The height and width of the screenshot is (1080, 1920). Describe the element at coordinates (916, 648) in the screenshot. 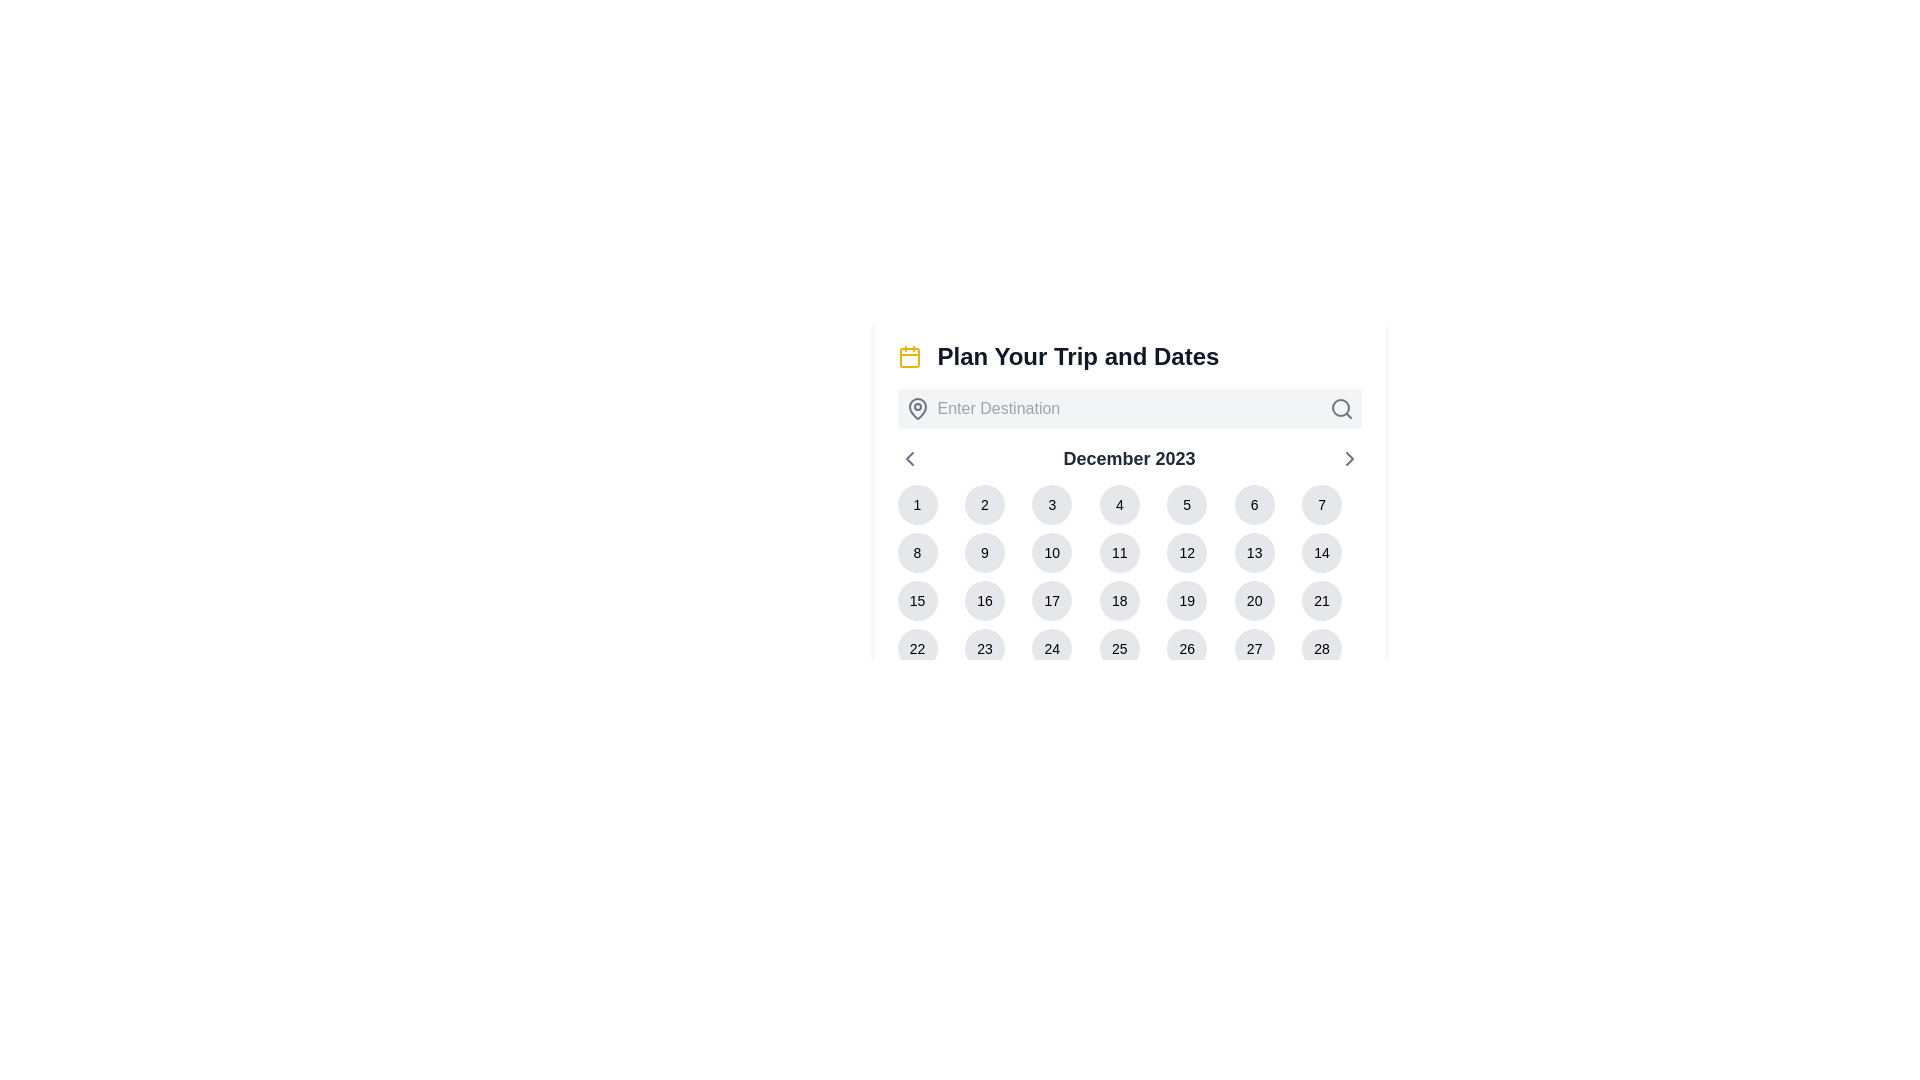

I see `the circular button with grey background and '22' in bold black font, located in the seventh row and first column of a grid layout` at that location.